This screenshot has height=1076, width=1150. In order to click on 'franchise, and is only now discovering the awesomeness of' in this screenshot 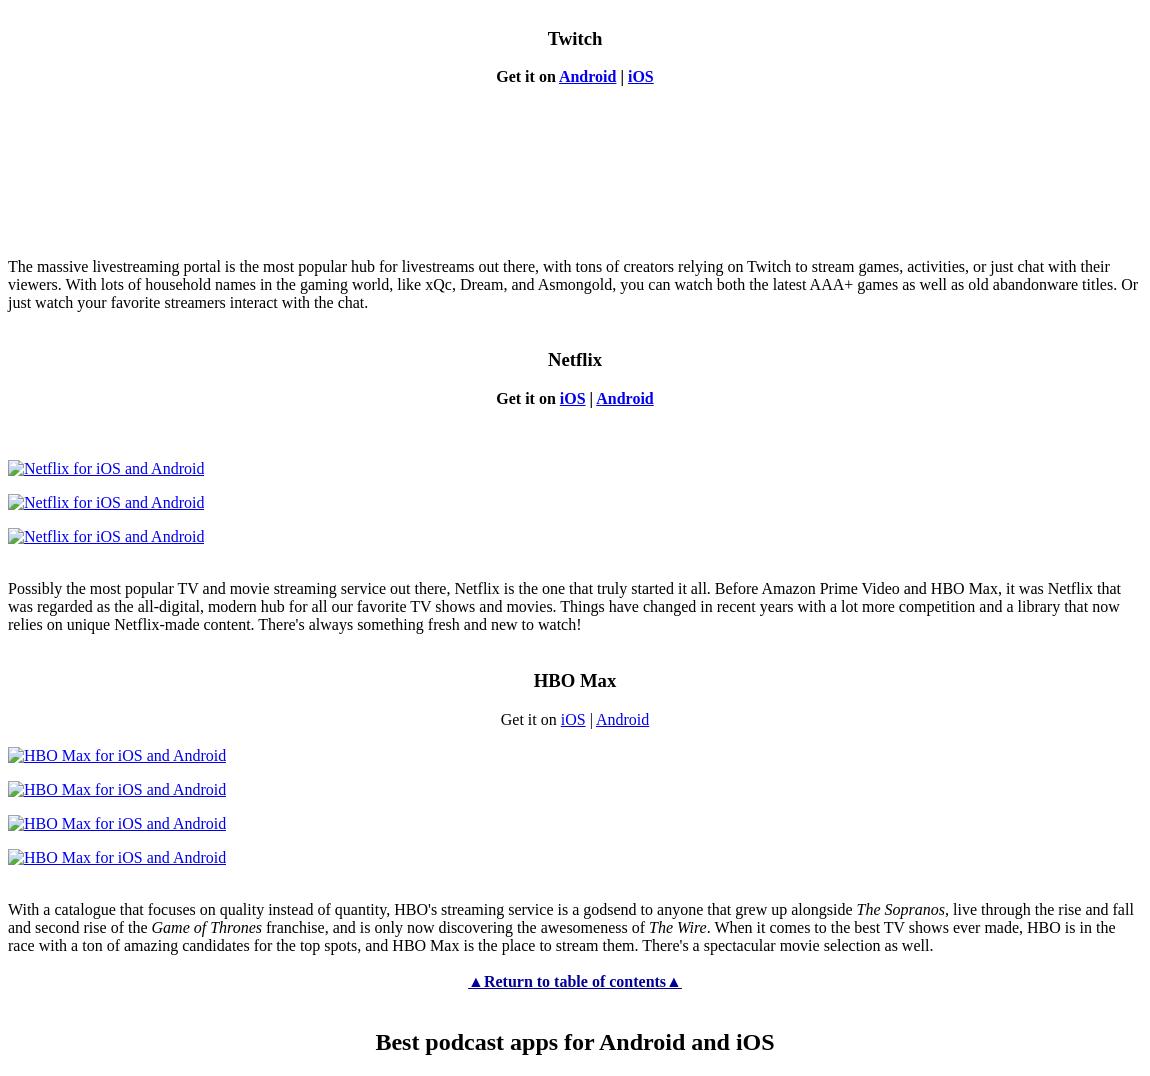, I will do `click(260, 926)`.